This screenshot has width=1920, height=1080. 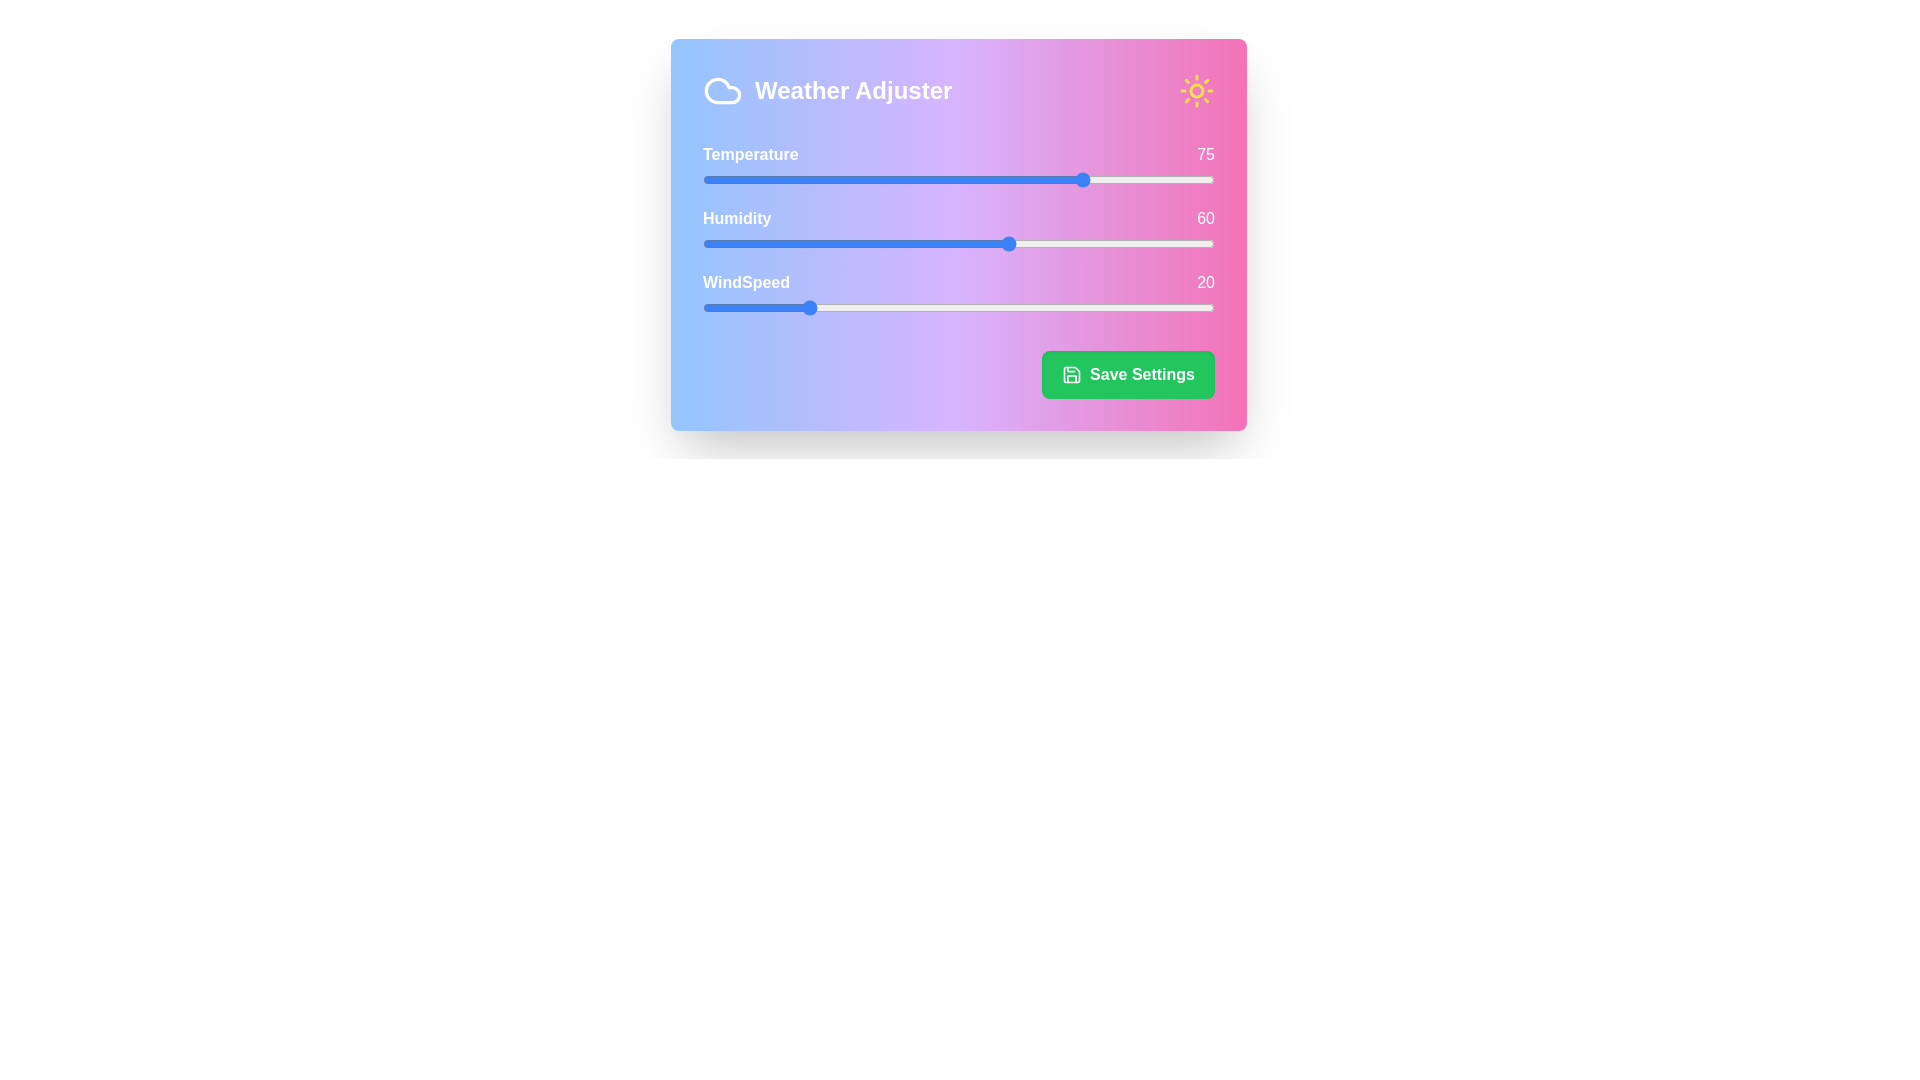 I want to click on the text label within the green save button that is located to the right of the floppy disk icon, so click(x=1142, y=374).